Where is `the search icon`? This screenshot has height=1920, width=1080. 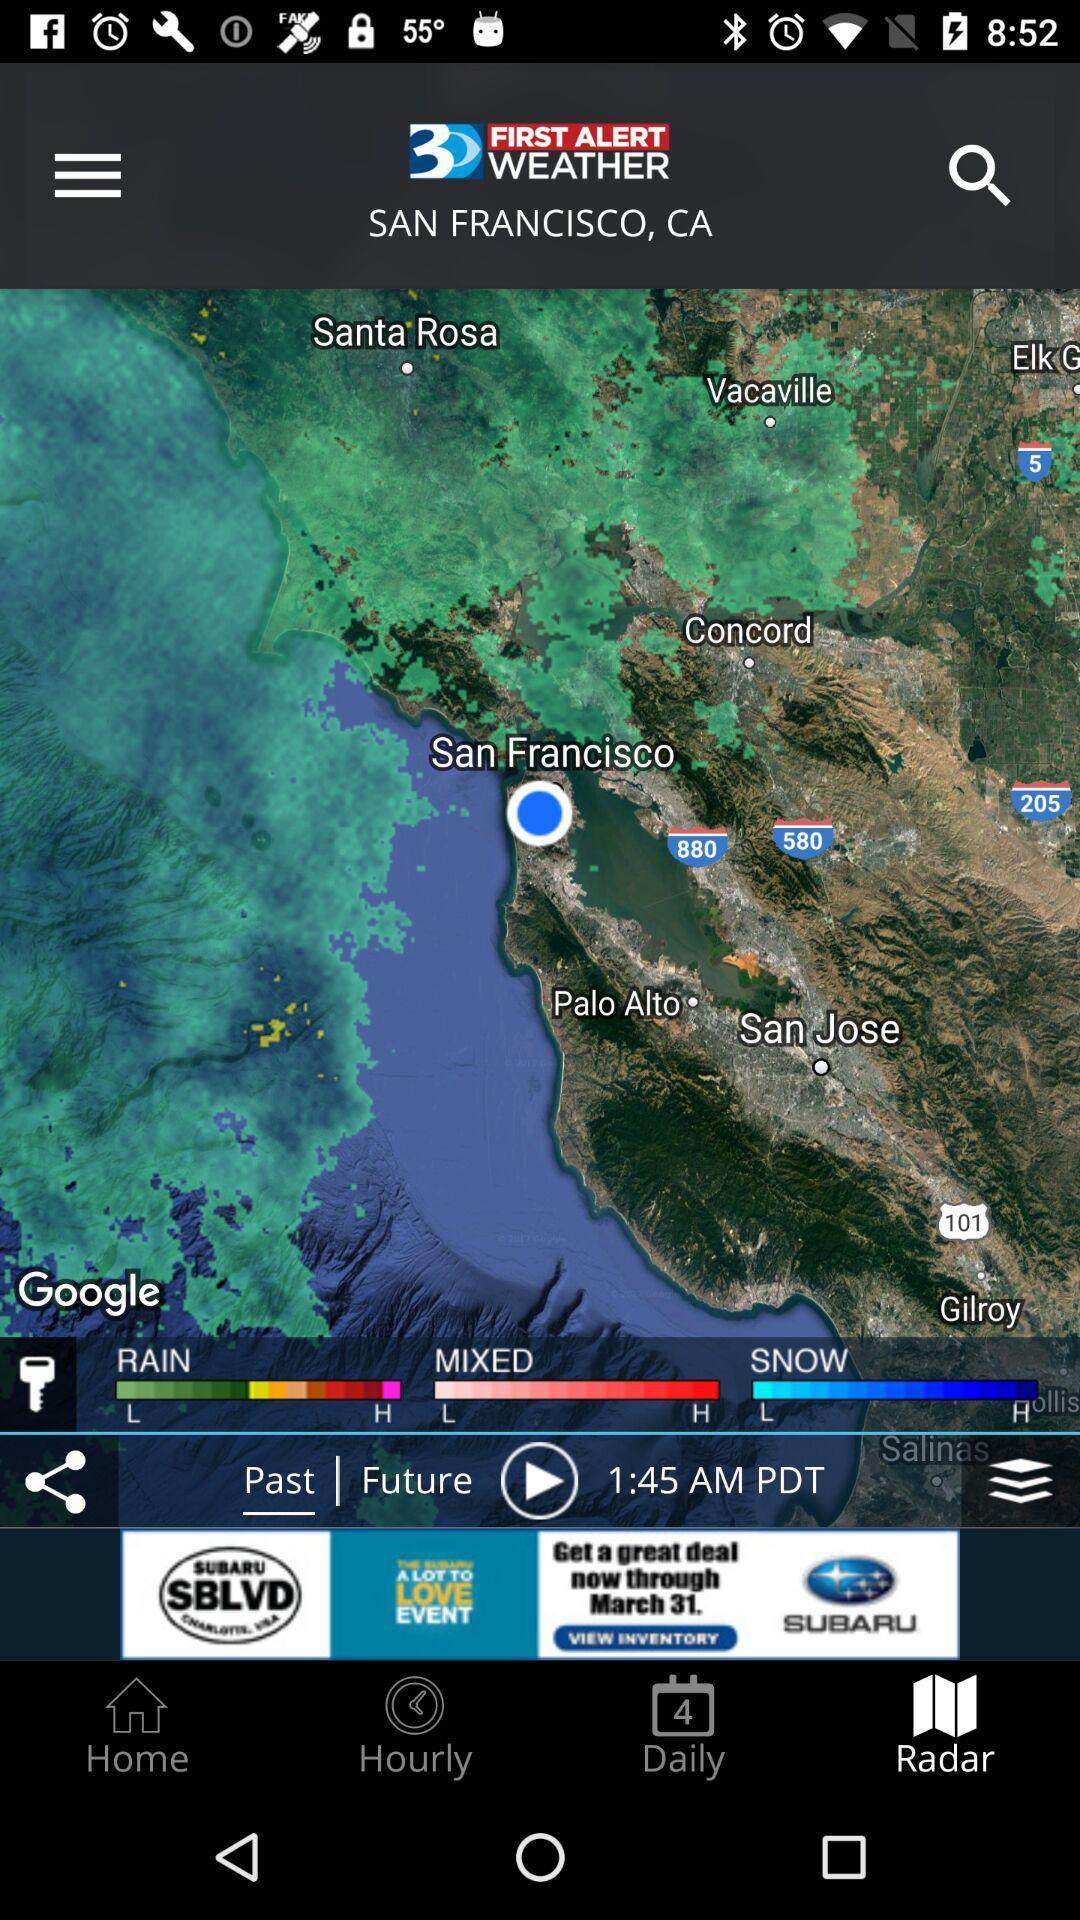 the search icon is located at coordinates (979, 175).